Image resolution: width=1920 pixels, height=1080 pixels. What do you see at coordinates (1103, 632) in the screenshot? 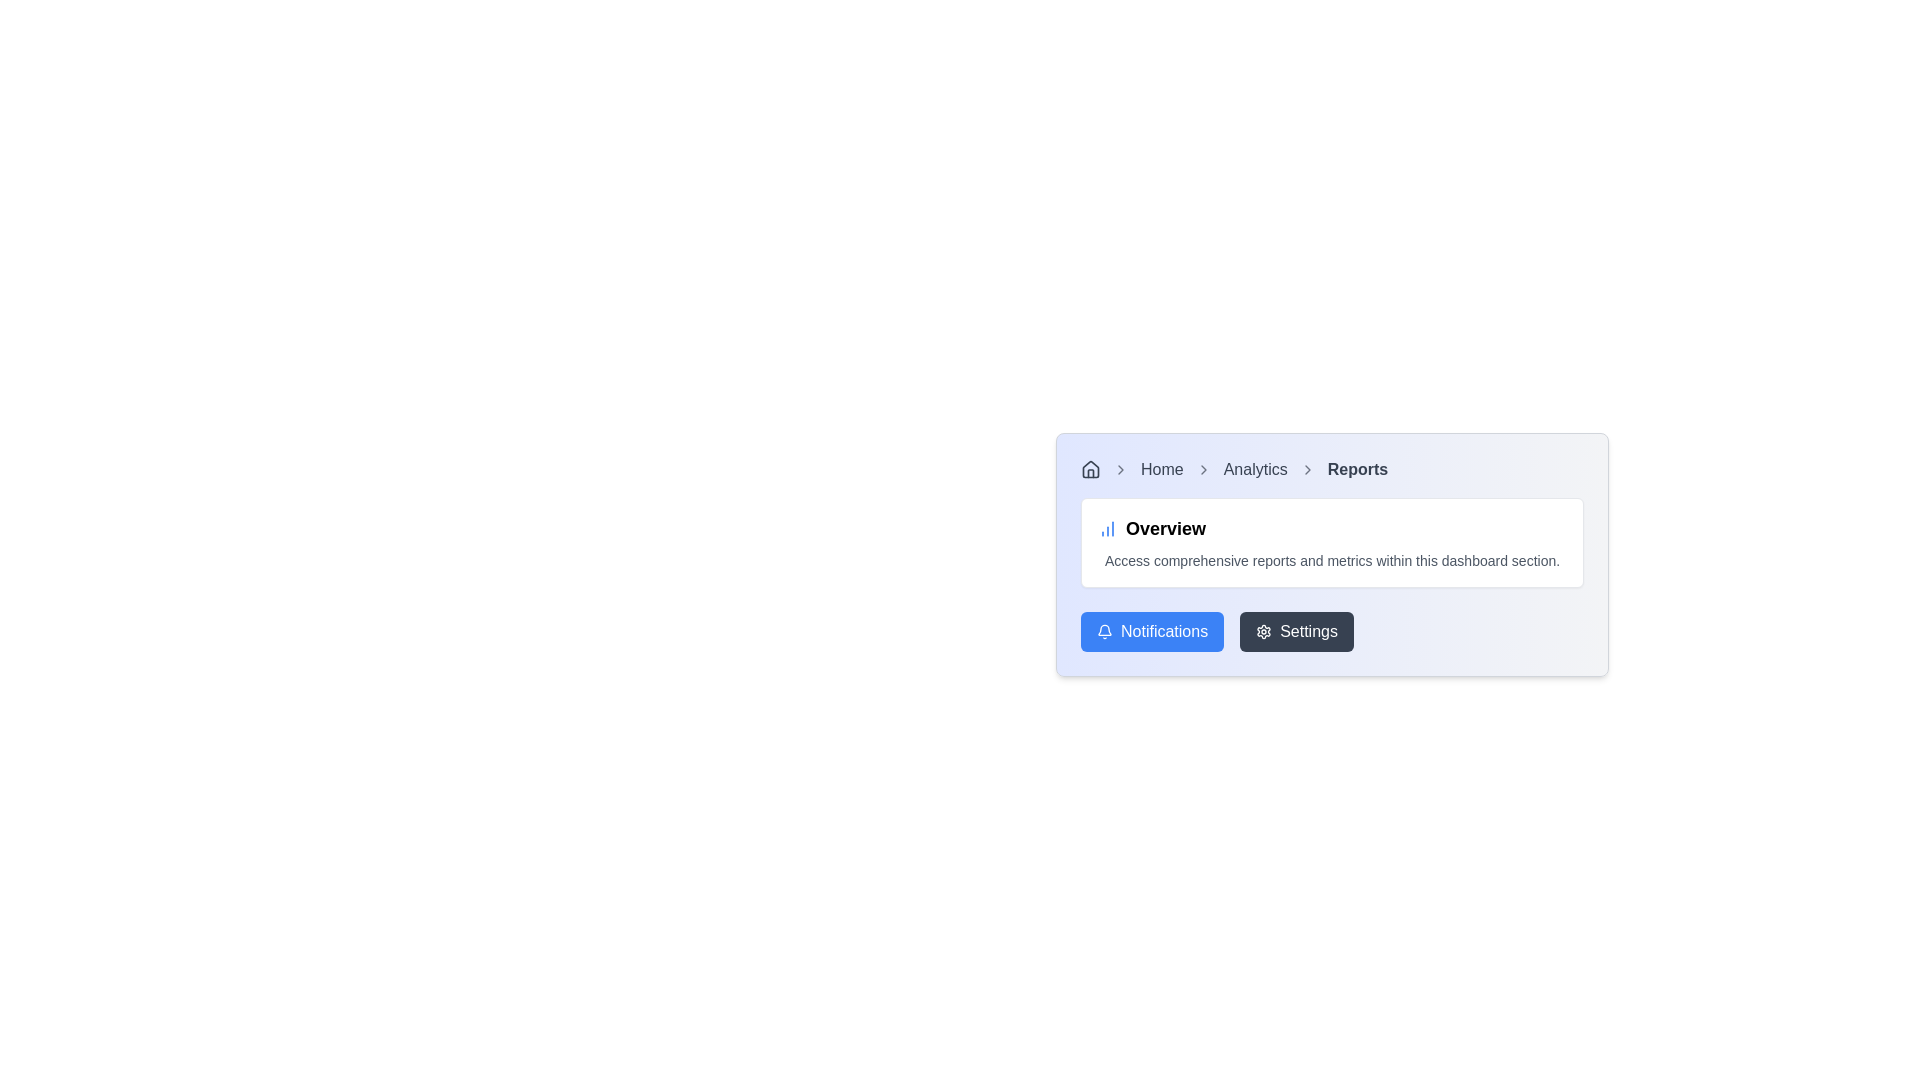
I see `the bell icon within the 'Notifications' button, which is positioned at the bottom of a card and is the left button among its siblings` at bounding box center [1103, 632].